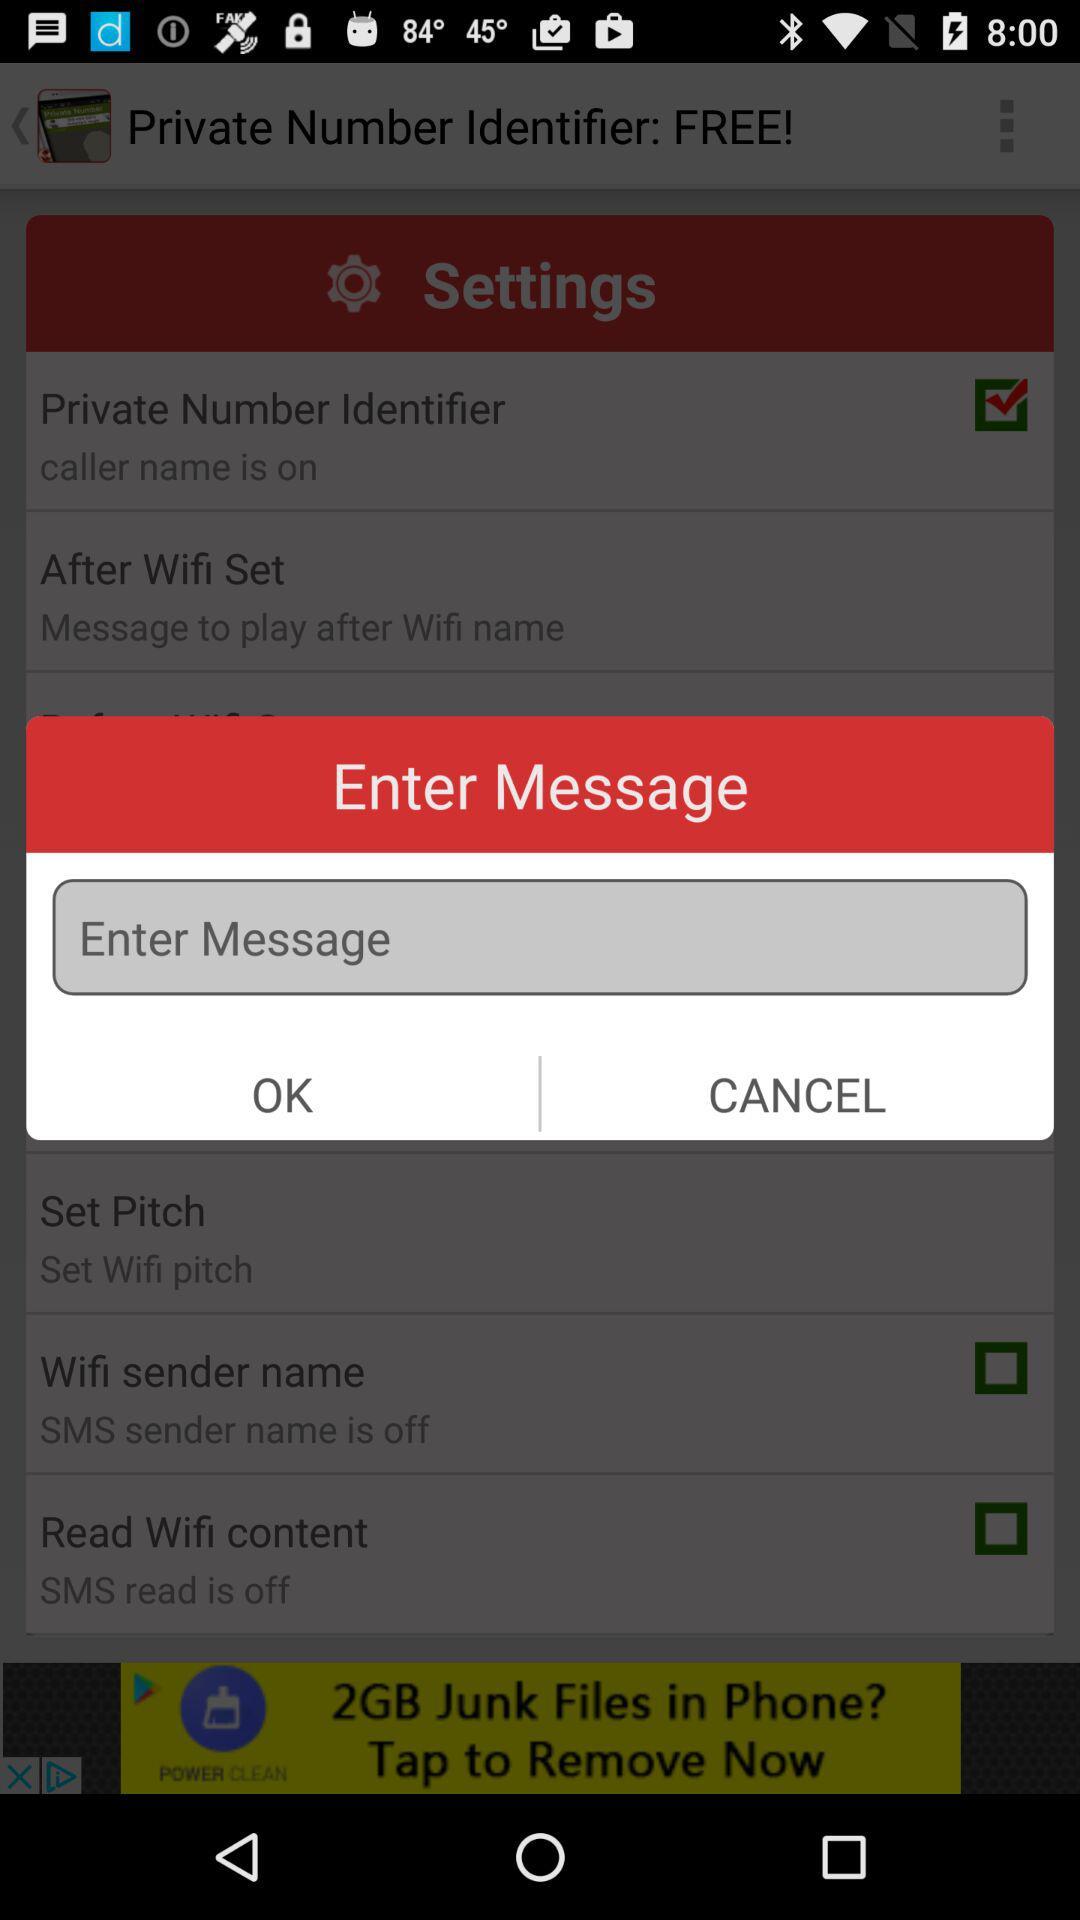 The width and height of the screenshot is (1080, 1920). I want to click on message text box, so click(540, 936).